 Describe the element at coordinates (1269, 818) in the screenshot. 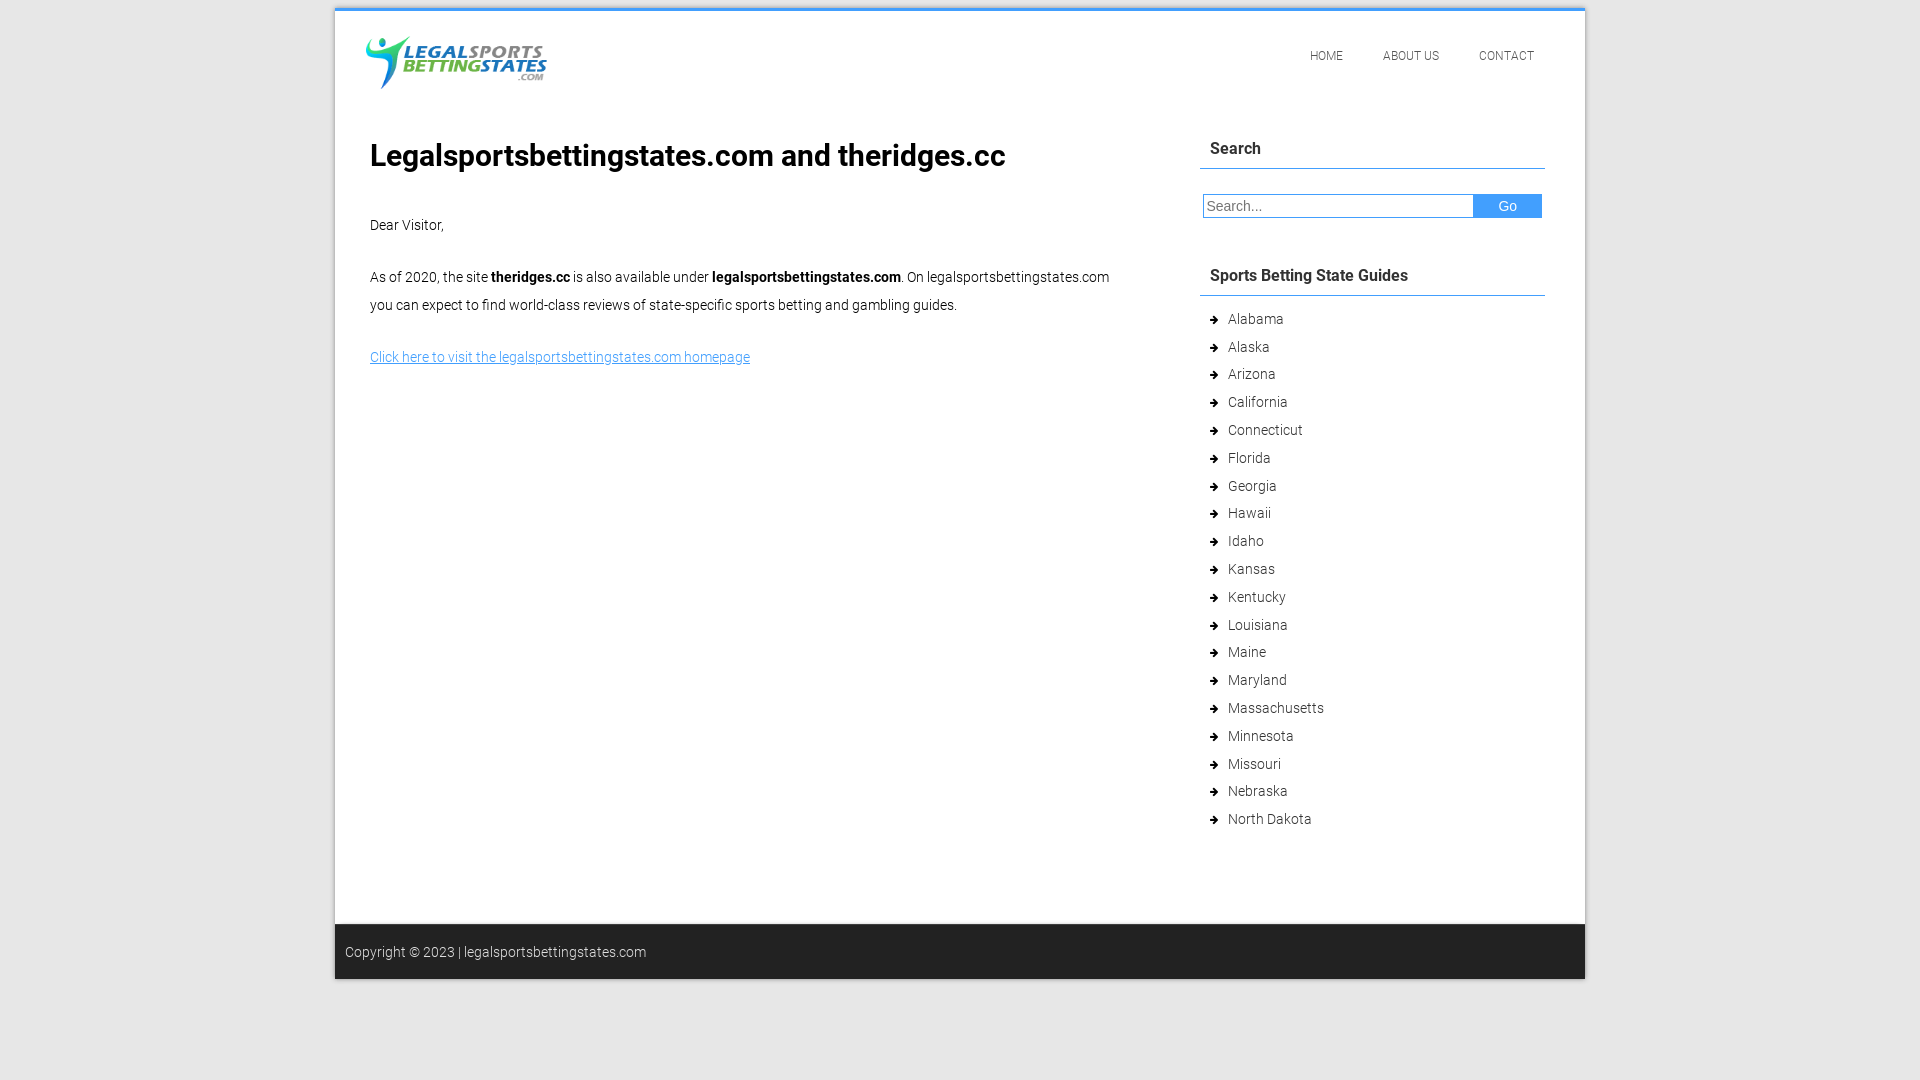

I see `'North Dakota'` at that location.